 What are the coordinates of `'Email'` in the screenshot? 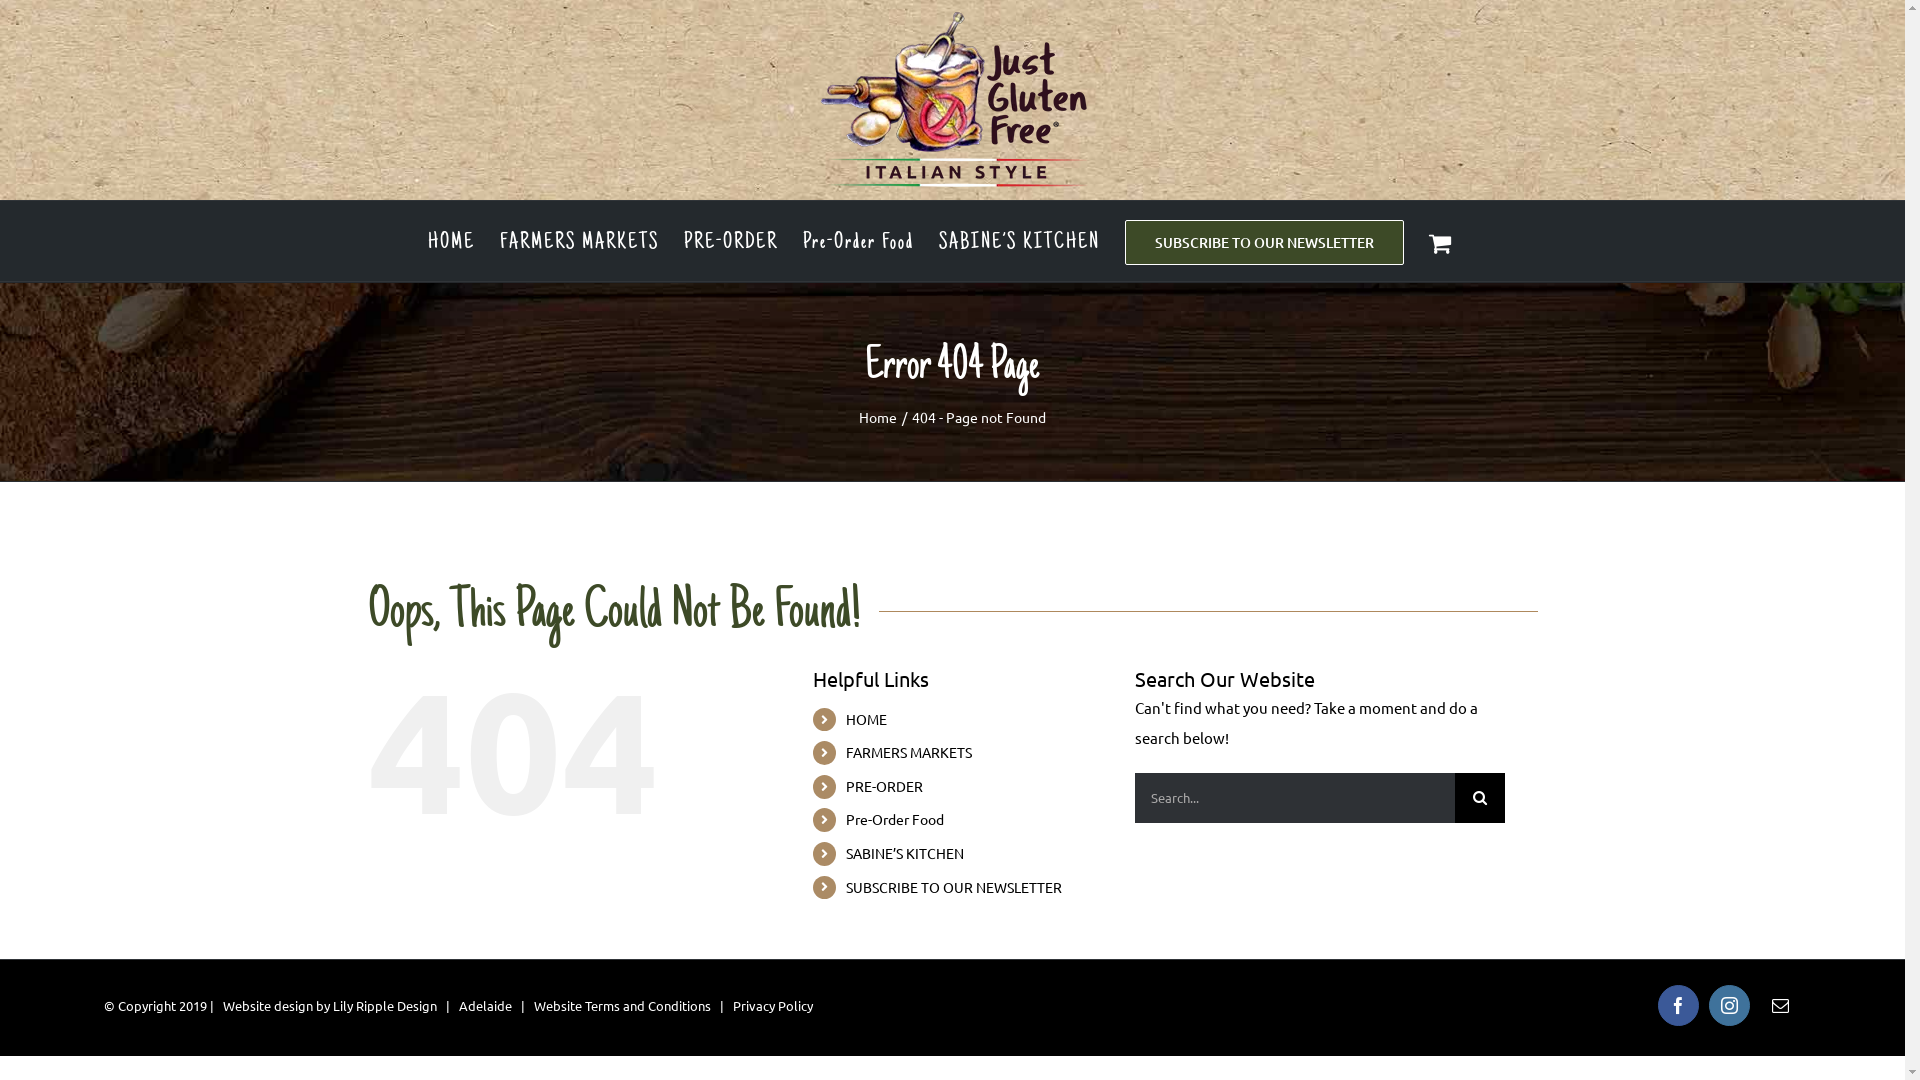 It's located at (1780, 1005).